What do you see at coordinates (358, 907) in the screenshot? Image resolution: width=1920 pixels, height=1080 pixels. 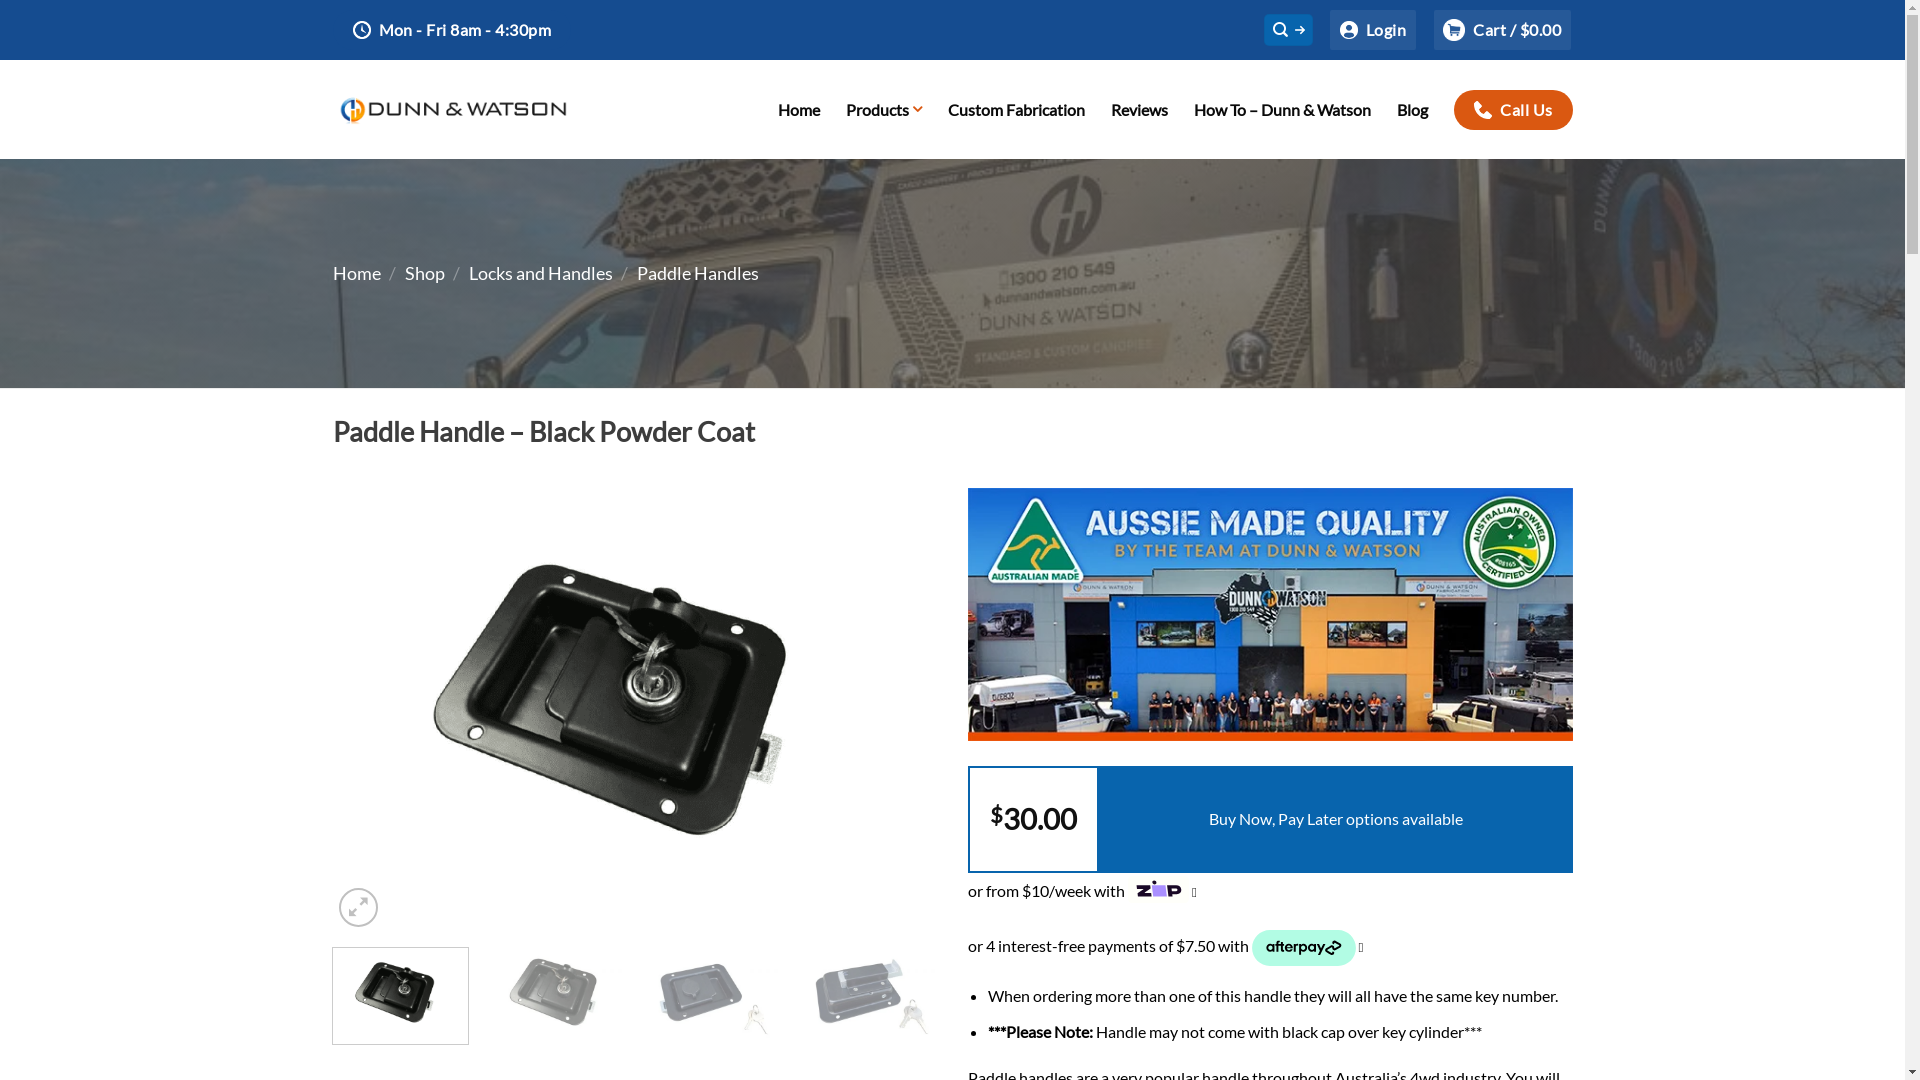 I see `'Zoom'` at bounding box center [358, 907].